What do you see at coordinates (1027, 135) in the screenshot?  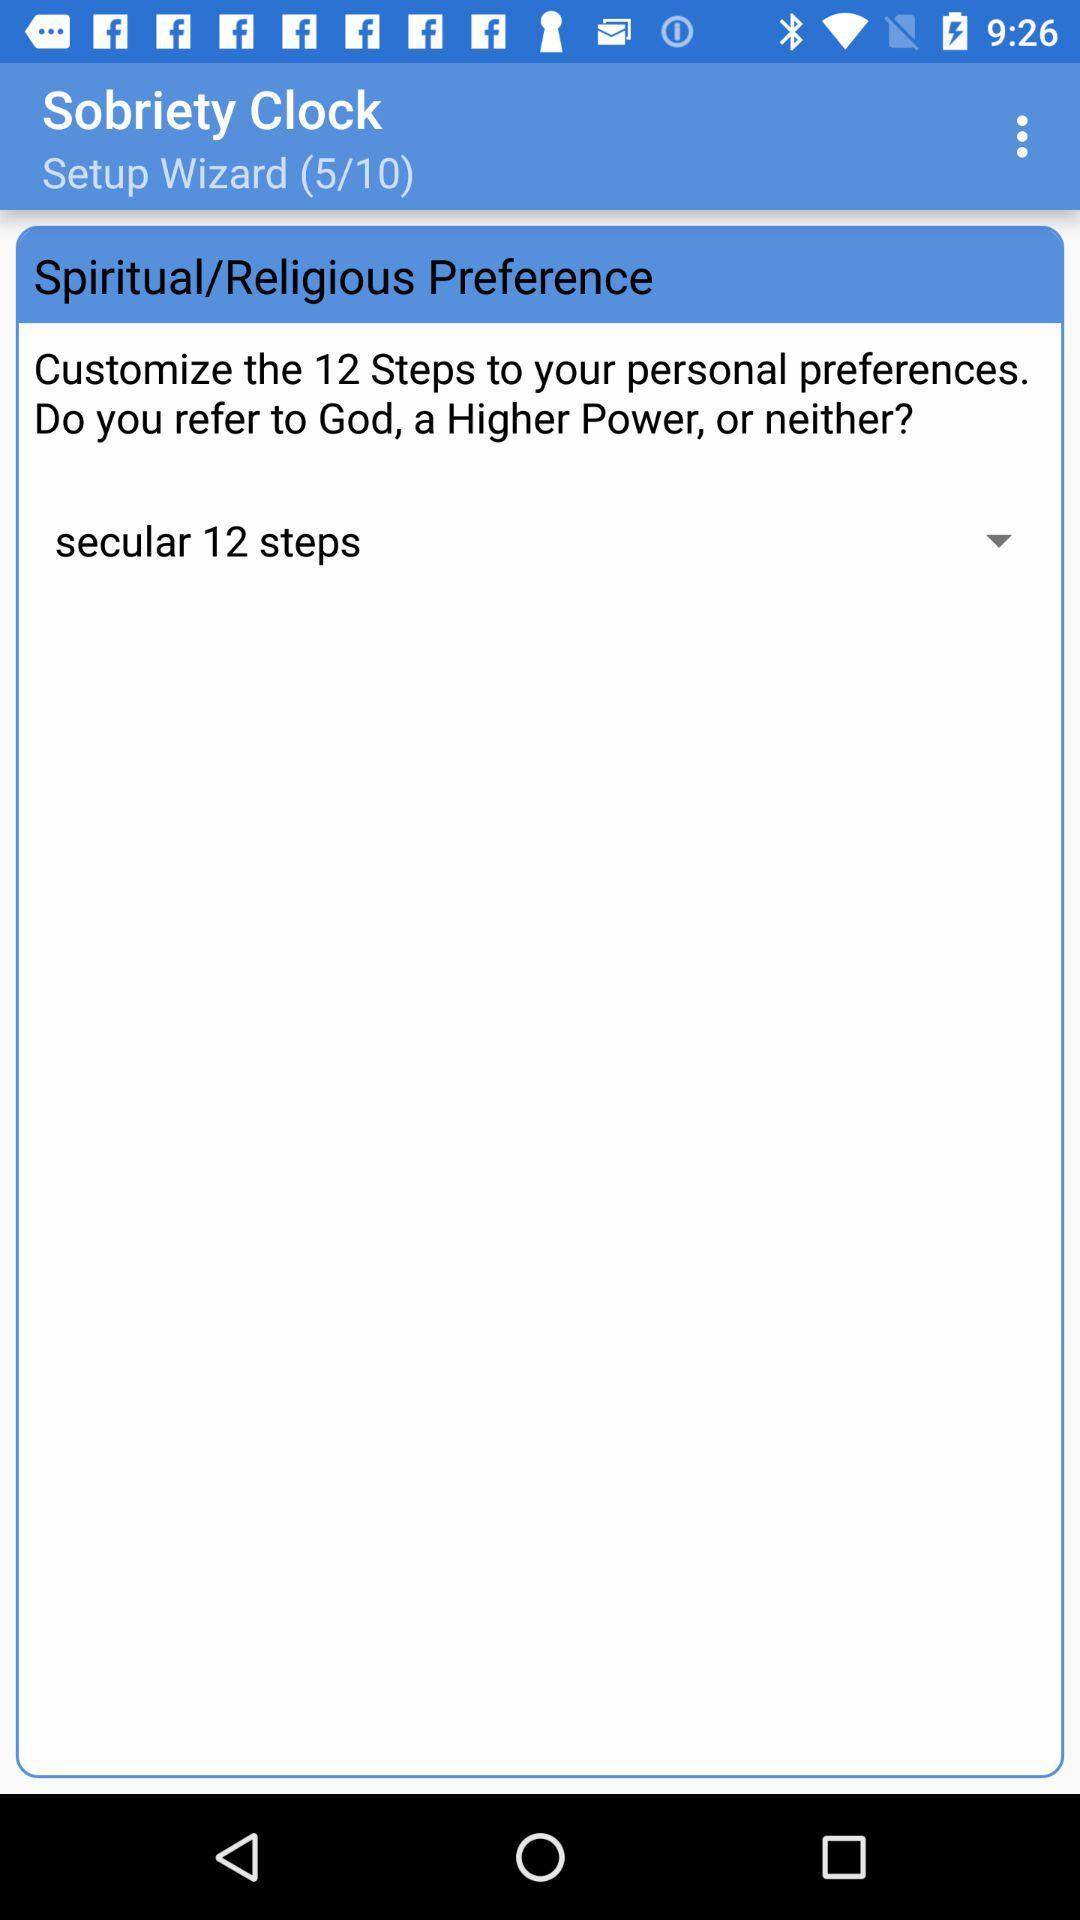 I see `item at the top right corner` at bounding box center [1027, 135].